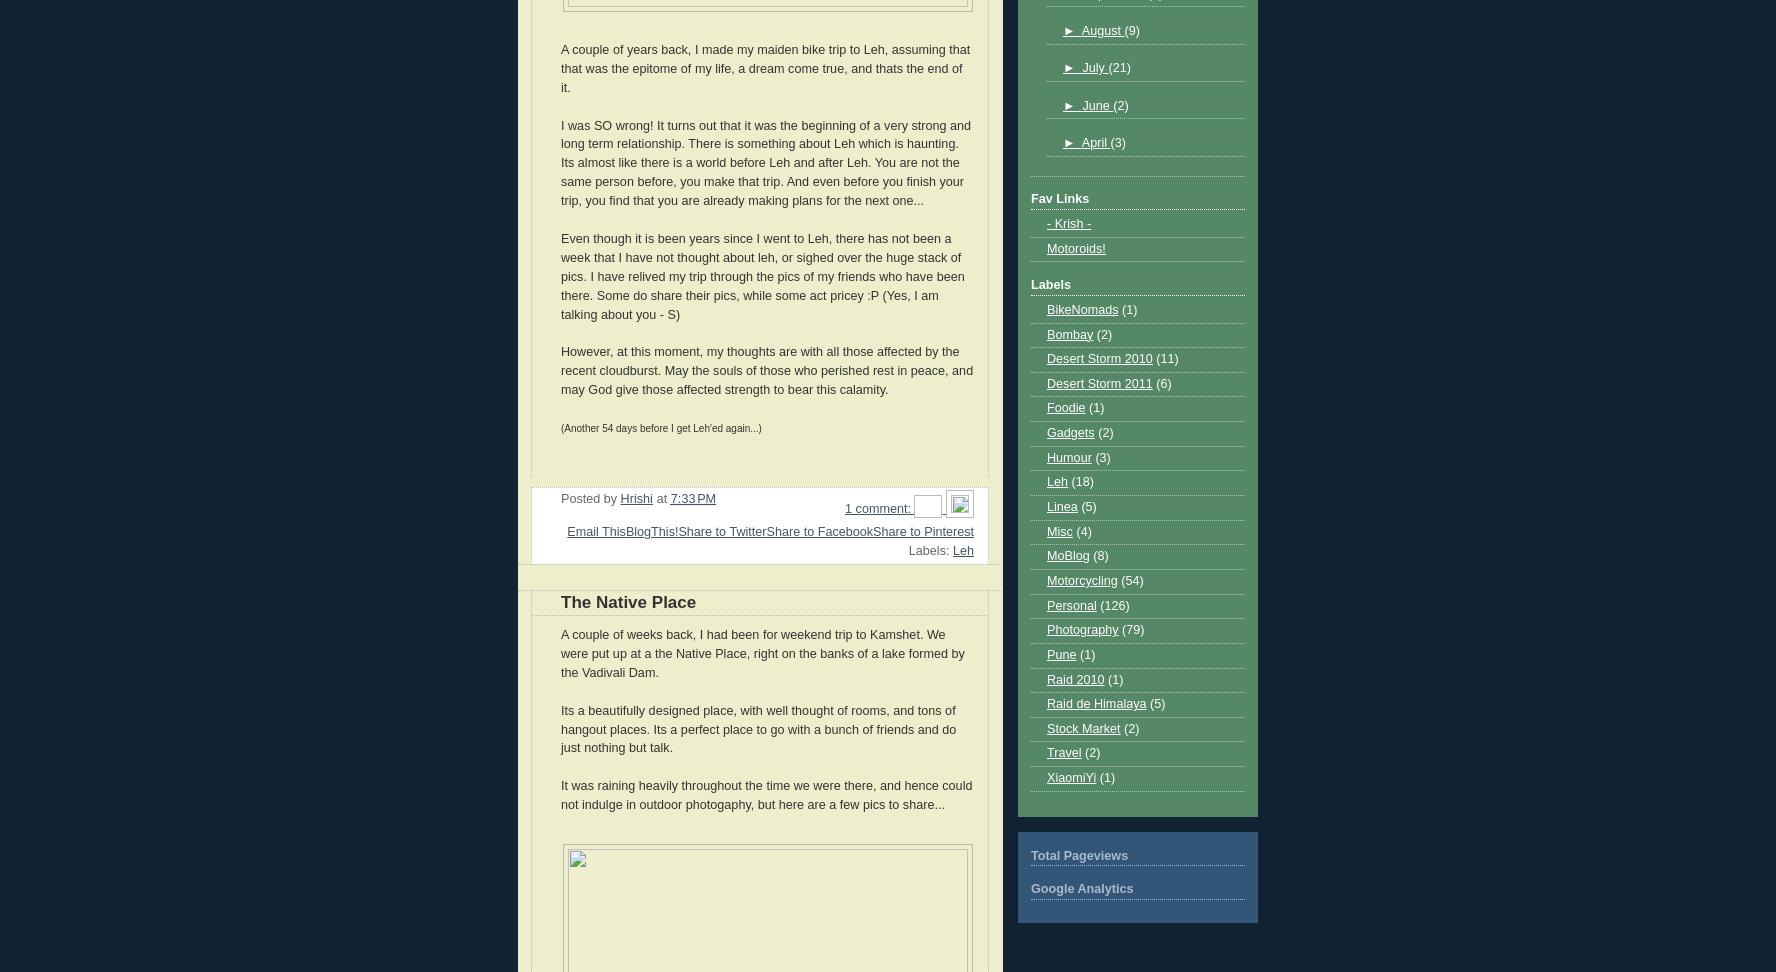  What do you see at coordinates (1098, 357) in the screenshot?
I see `'Desert Storm 2010'` at bounding box center [1098, 357].